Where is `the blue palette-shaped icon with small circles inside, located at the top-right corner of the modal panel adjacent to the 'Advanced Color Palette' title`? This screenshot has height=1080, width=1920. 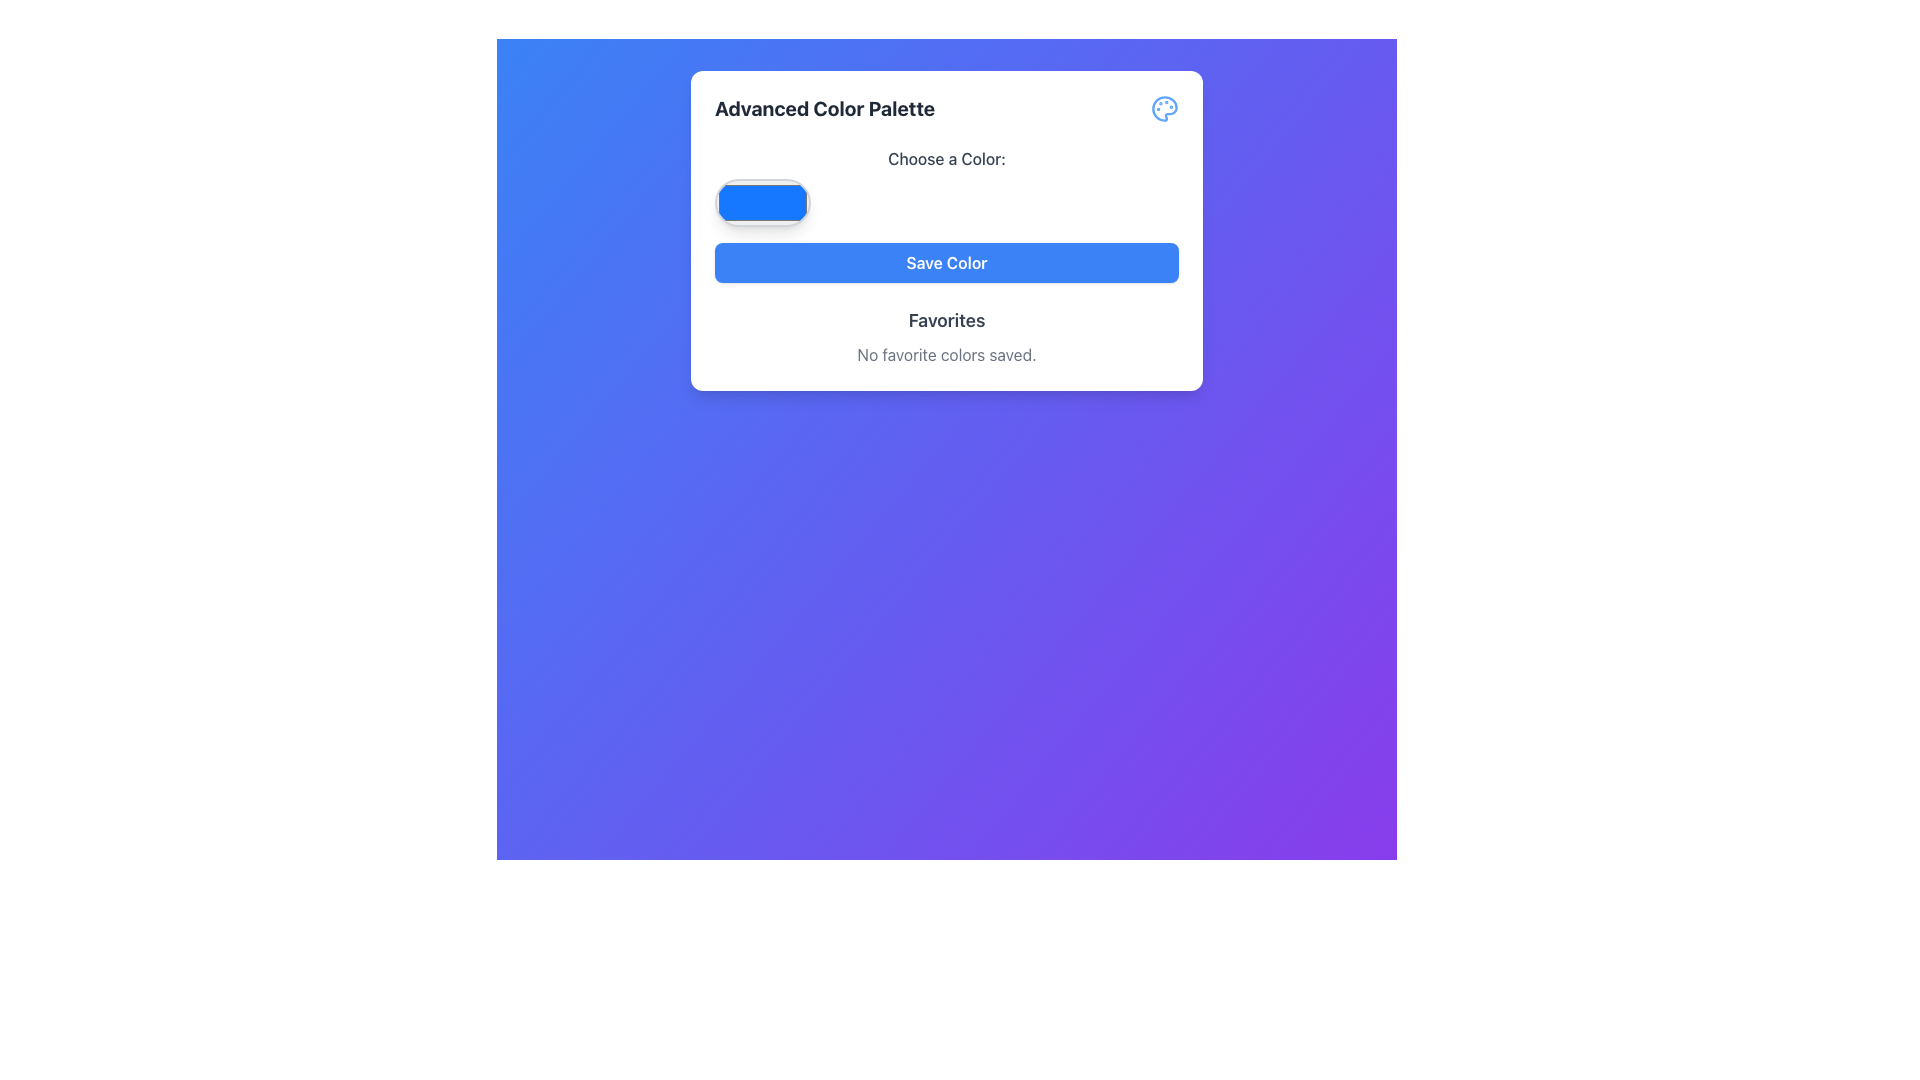
the blue palette-shaped icon with small circles inside, located at the top-right corner of the modal panel adjacent to the 'Advanced Color Palette' title is located at coordinates (1165, 108).